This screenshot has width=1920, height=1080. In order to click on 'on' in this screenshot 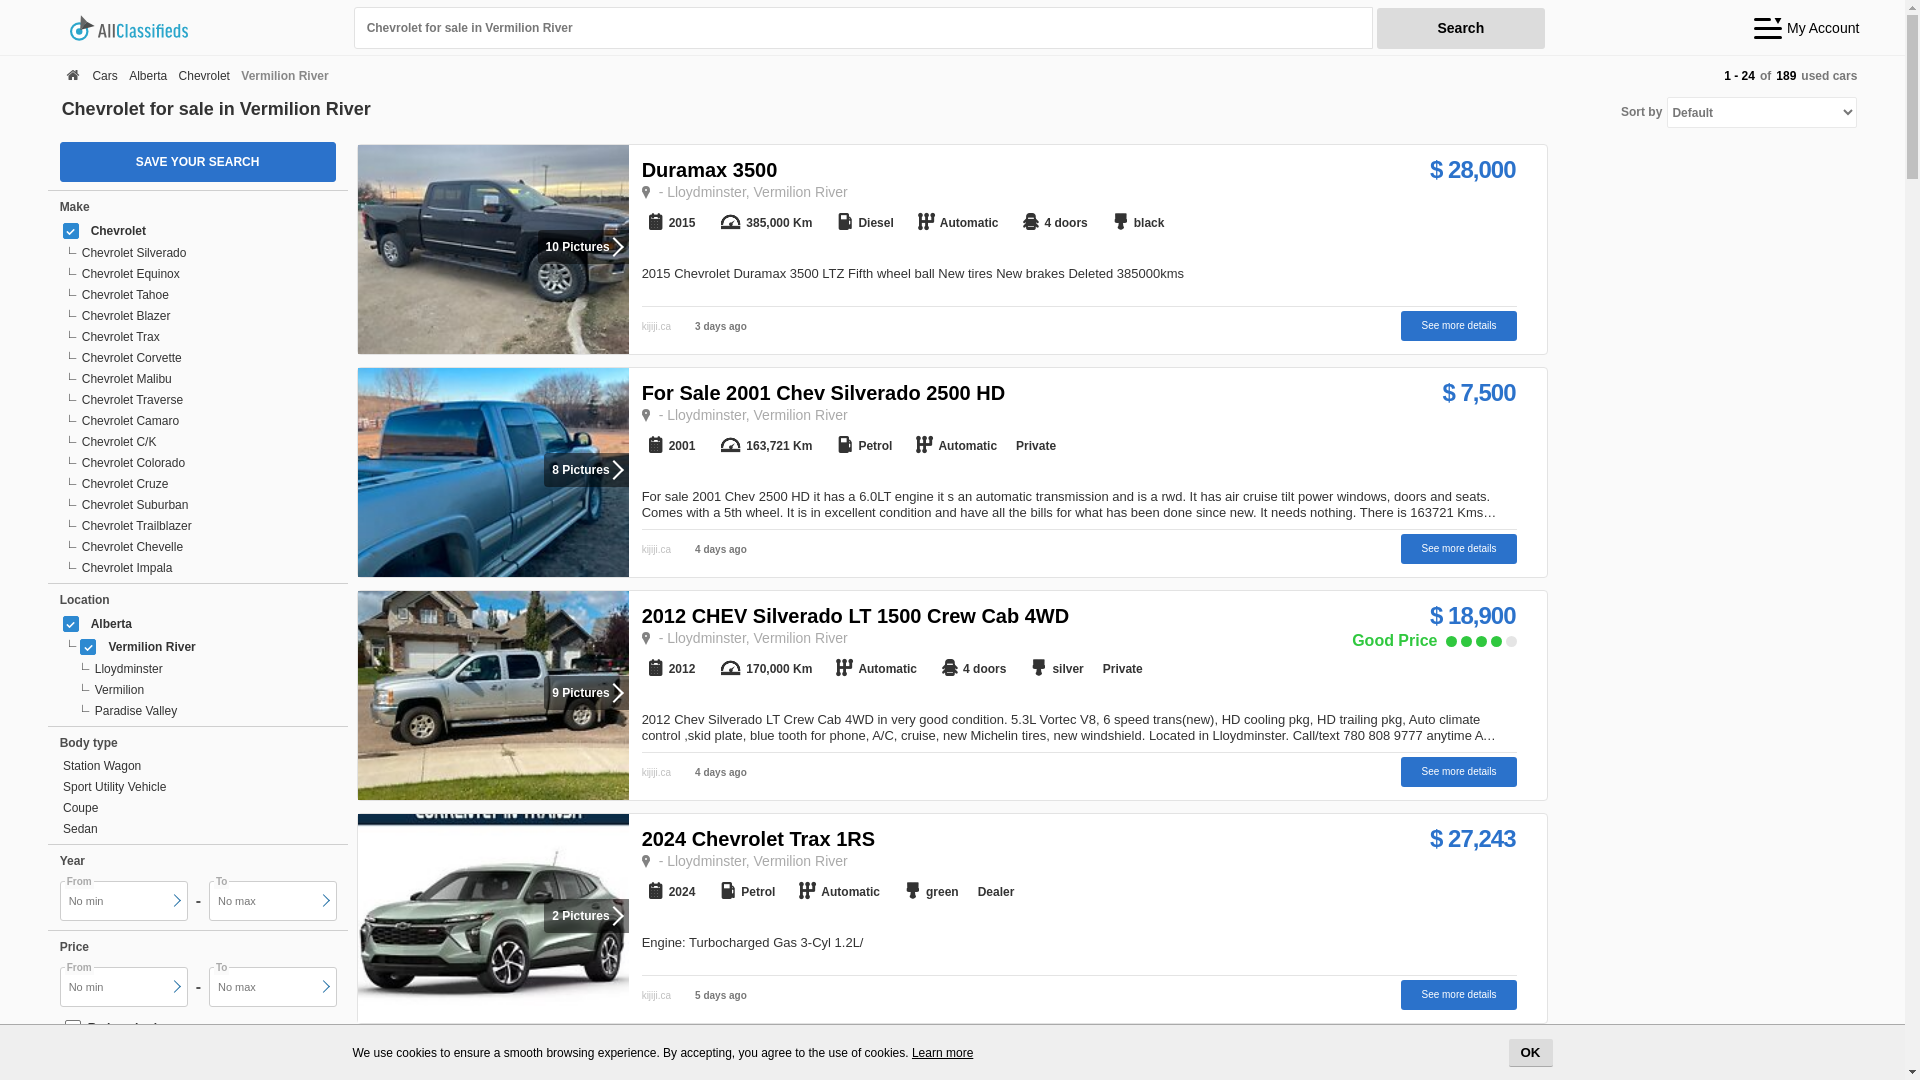, I will do `click(71, 623)`.